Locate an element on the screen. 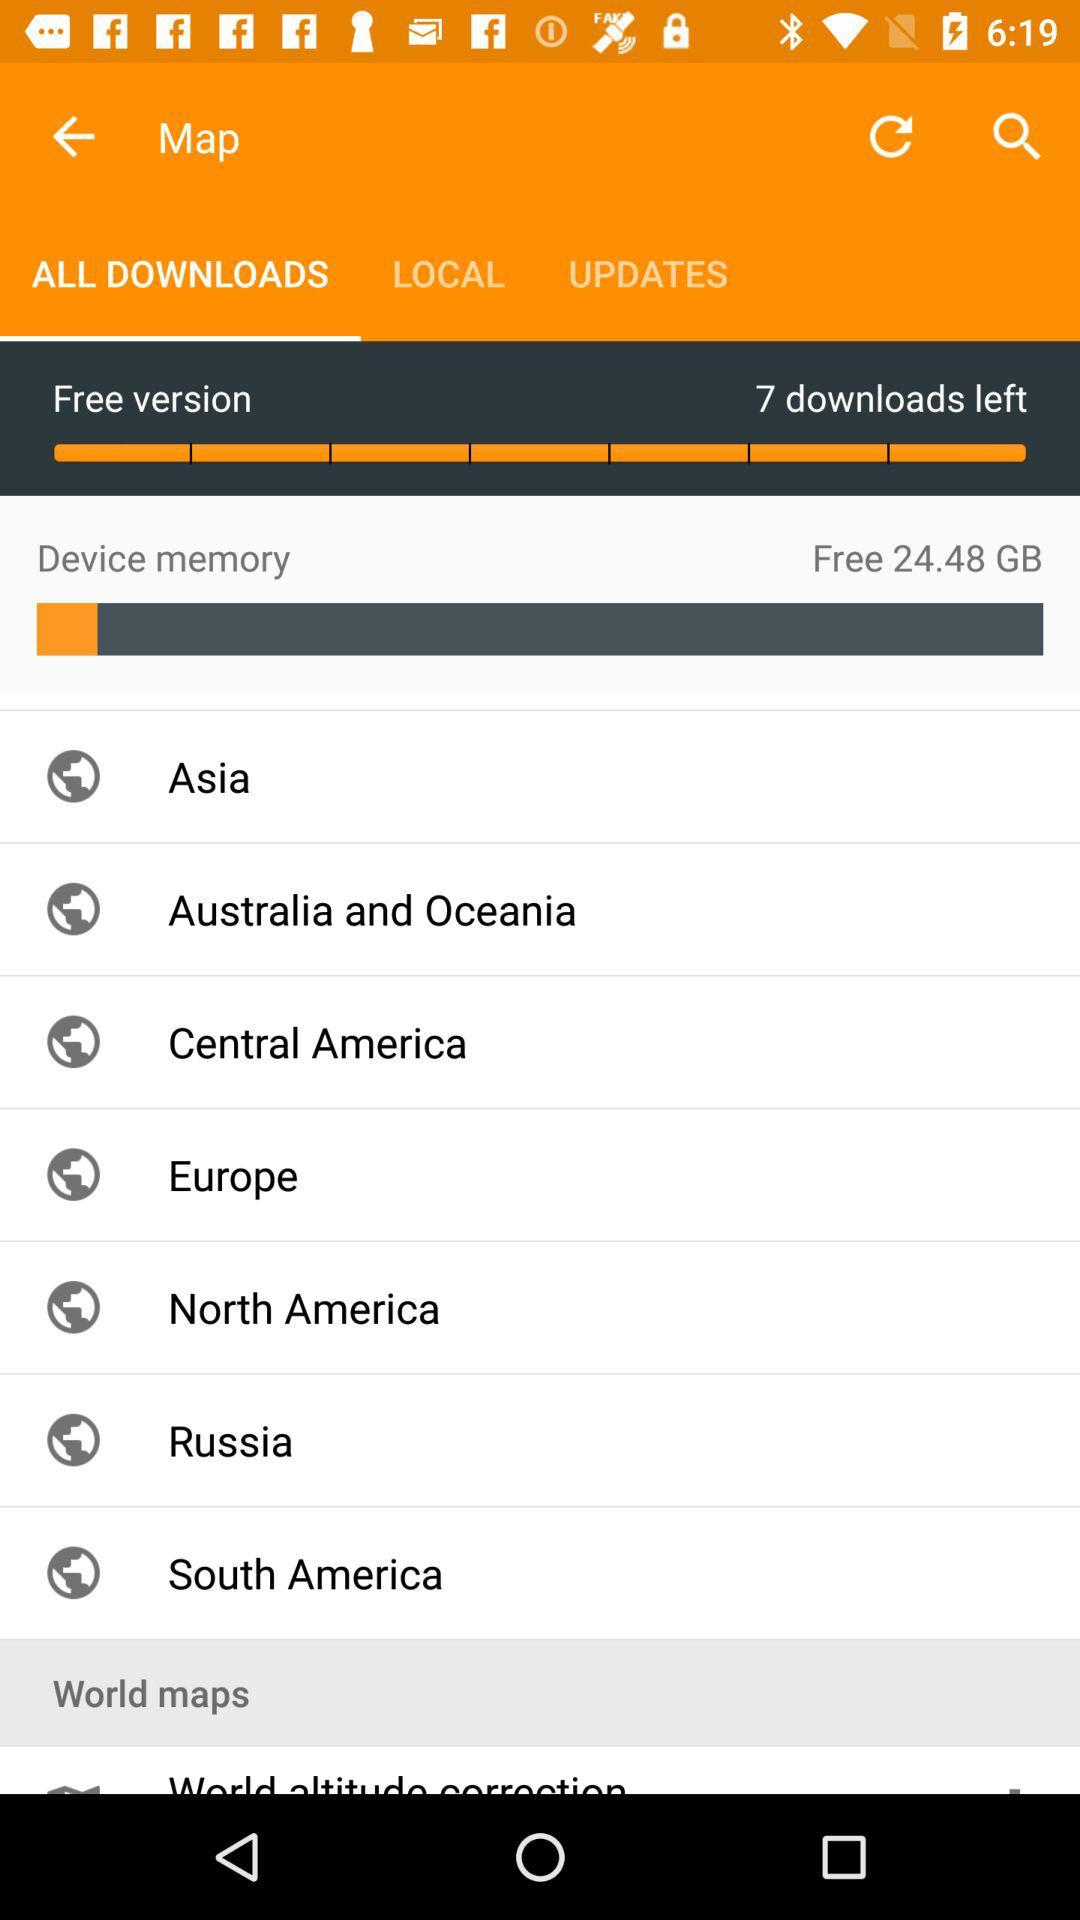  item to the right of world altitude correction item is located at coordinates (1014, 1770).